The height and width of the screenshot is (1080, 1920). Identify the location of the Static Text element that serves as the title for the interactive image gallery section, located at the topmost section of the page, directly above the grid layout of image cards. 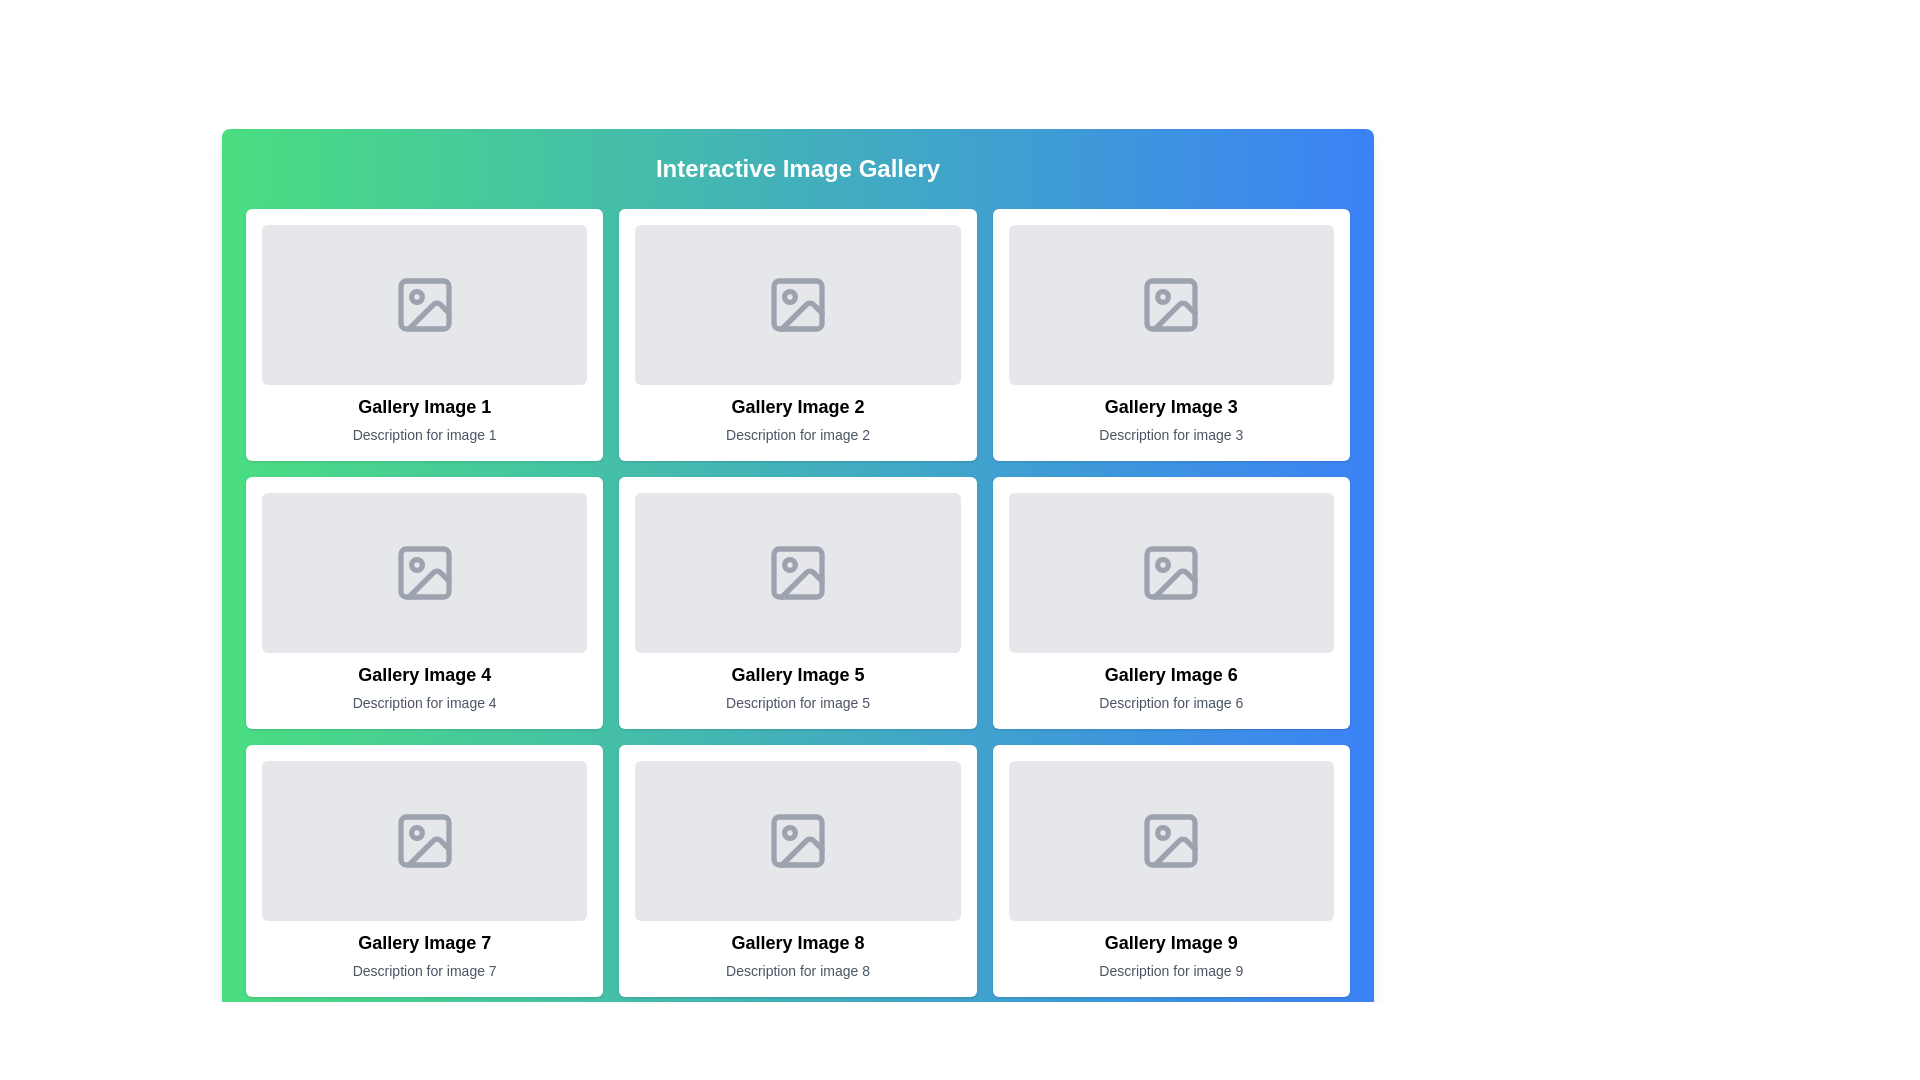
(796, 168).